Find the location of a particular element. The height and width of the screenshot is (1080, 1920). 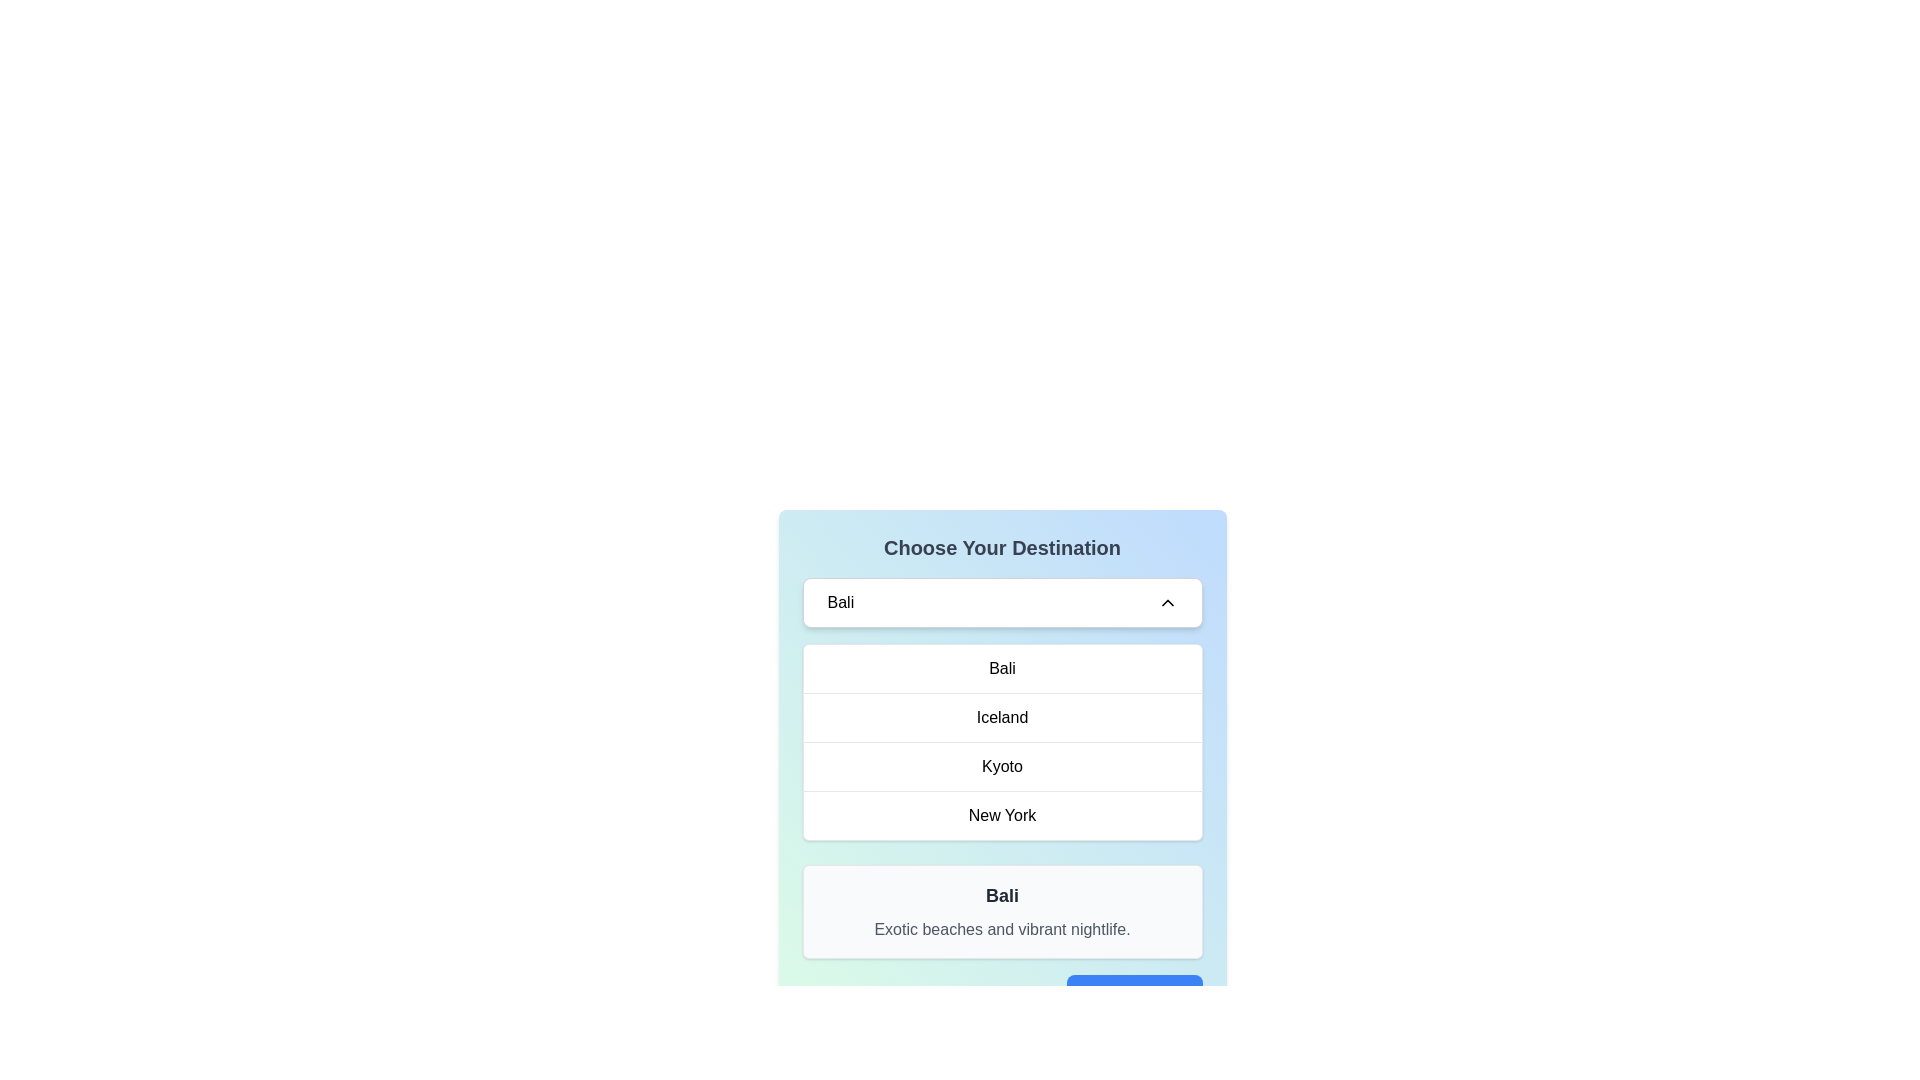

displayed text 'Bali' from the bold text label located at the left side of the box under the title 'Choose Your Destination' is located at coordinates (840, 601).